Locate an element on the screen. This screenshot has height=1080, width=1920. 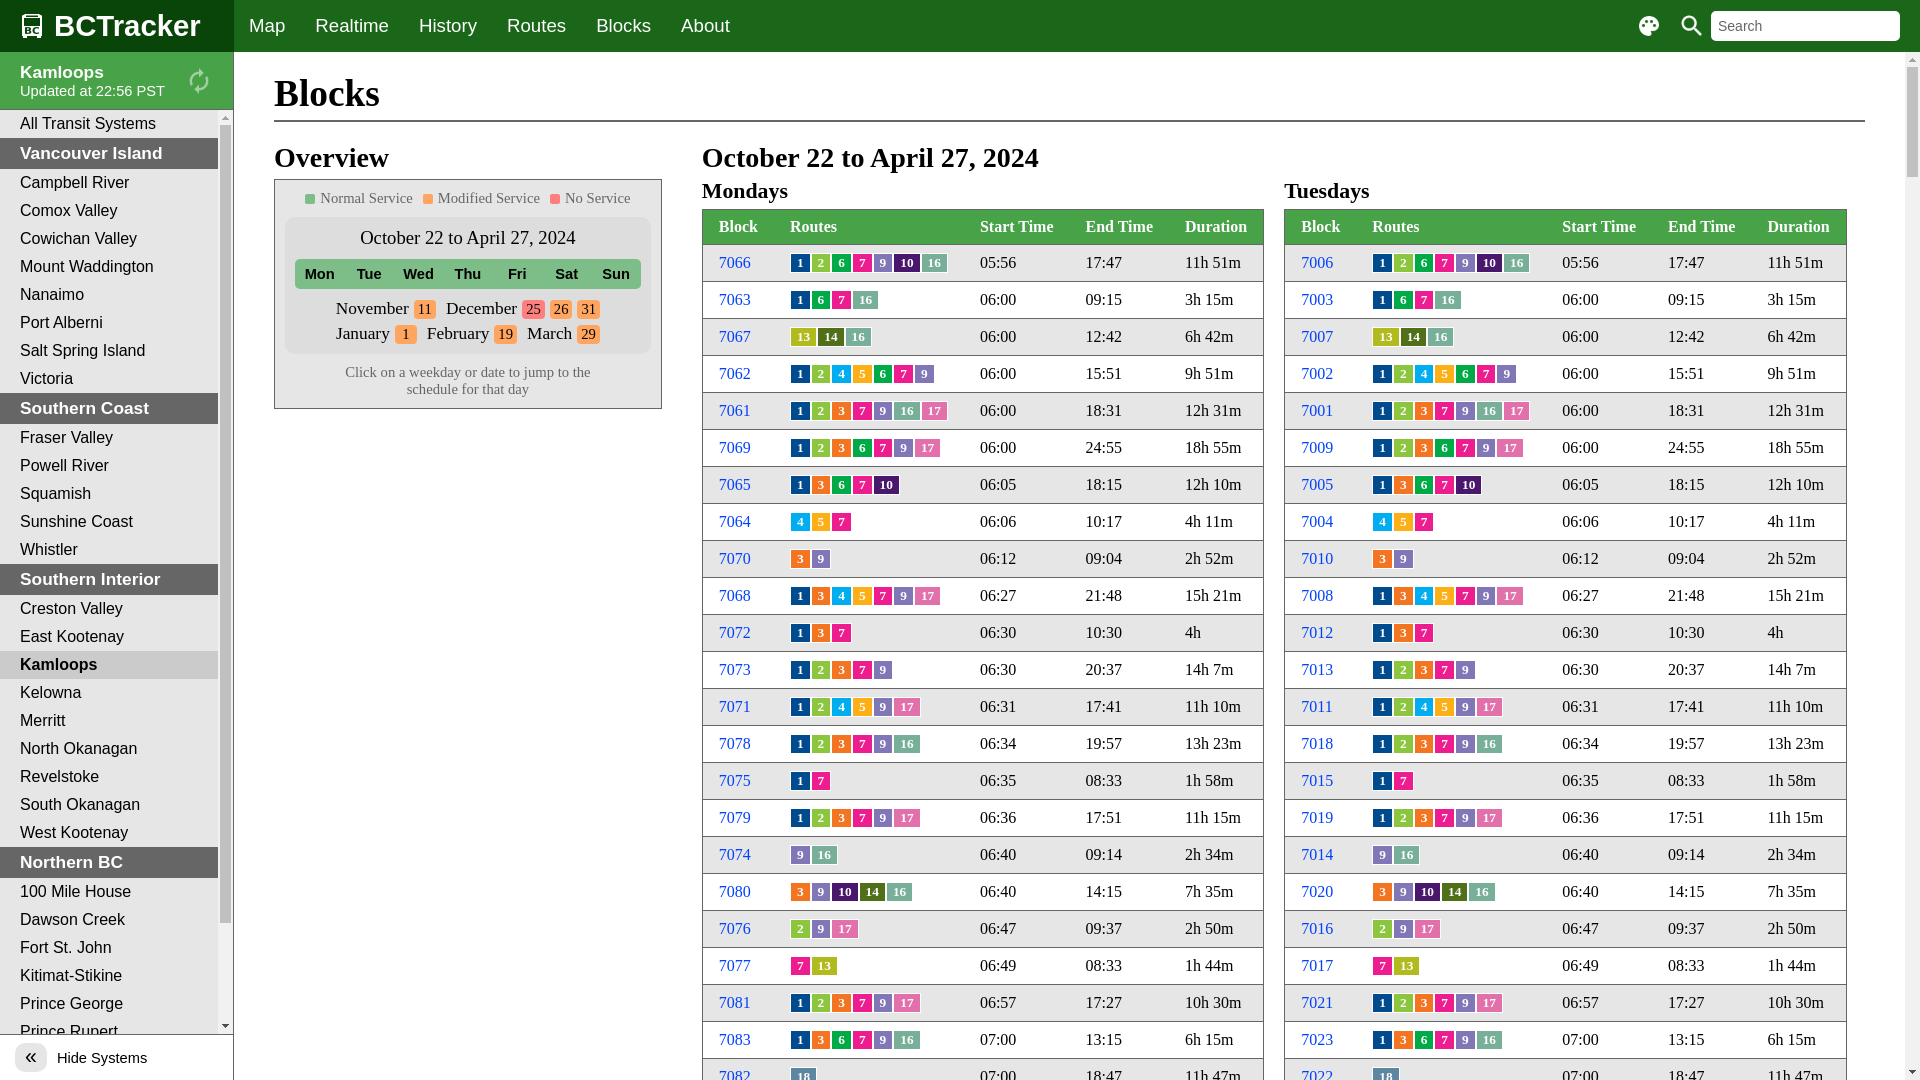
'Port Alberni' is located at coordinates (108, 322).